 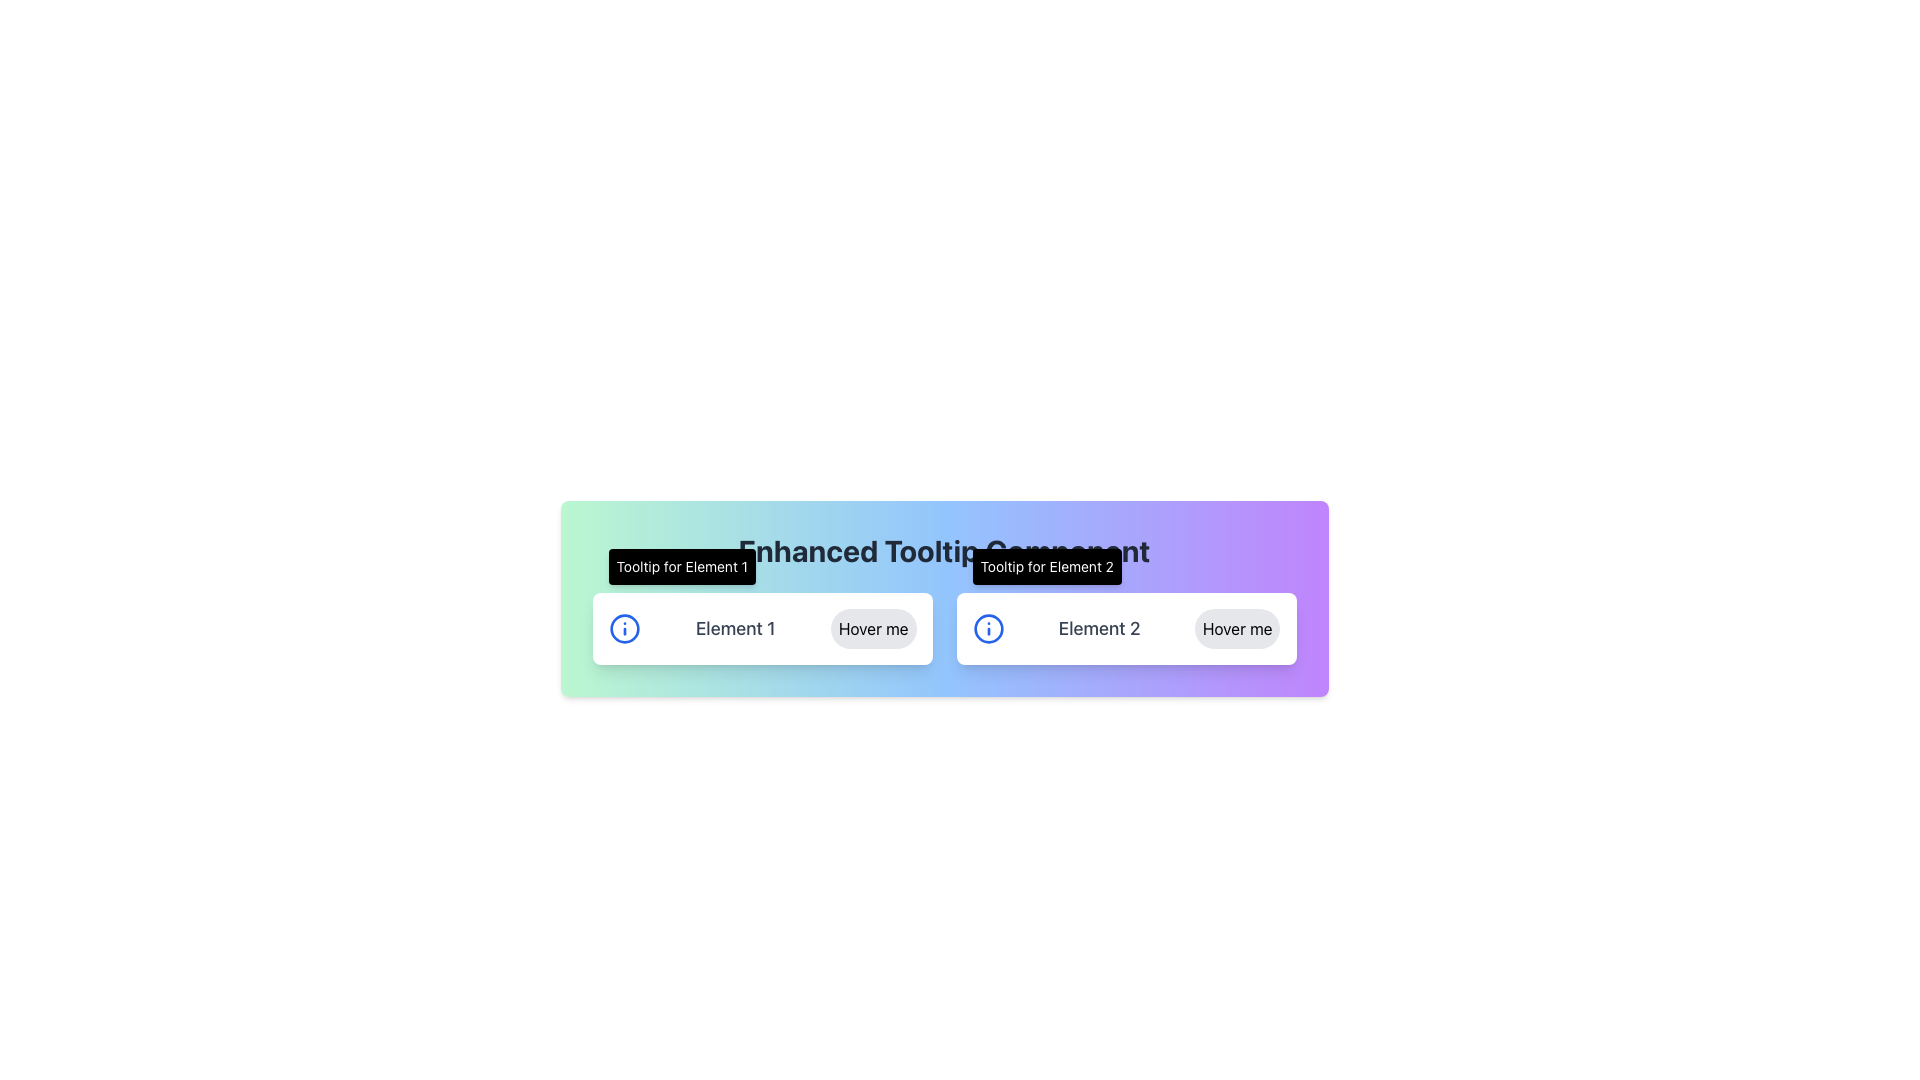 I want to click on the static text label that provides descriptive information, positioned centrally between the info icon and the 'Hover me' button, so click(x=734, y=627).